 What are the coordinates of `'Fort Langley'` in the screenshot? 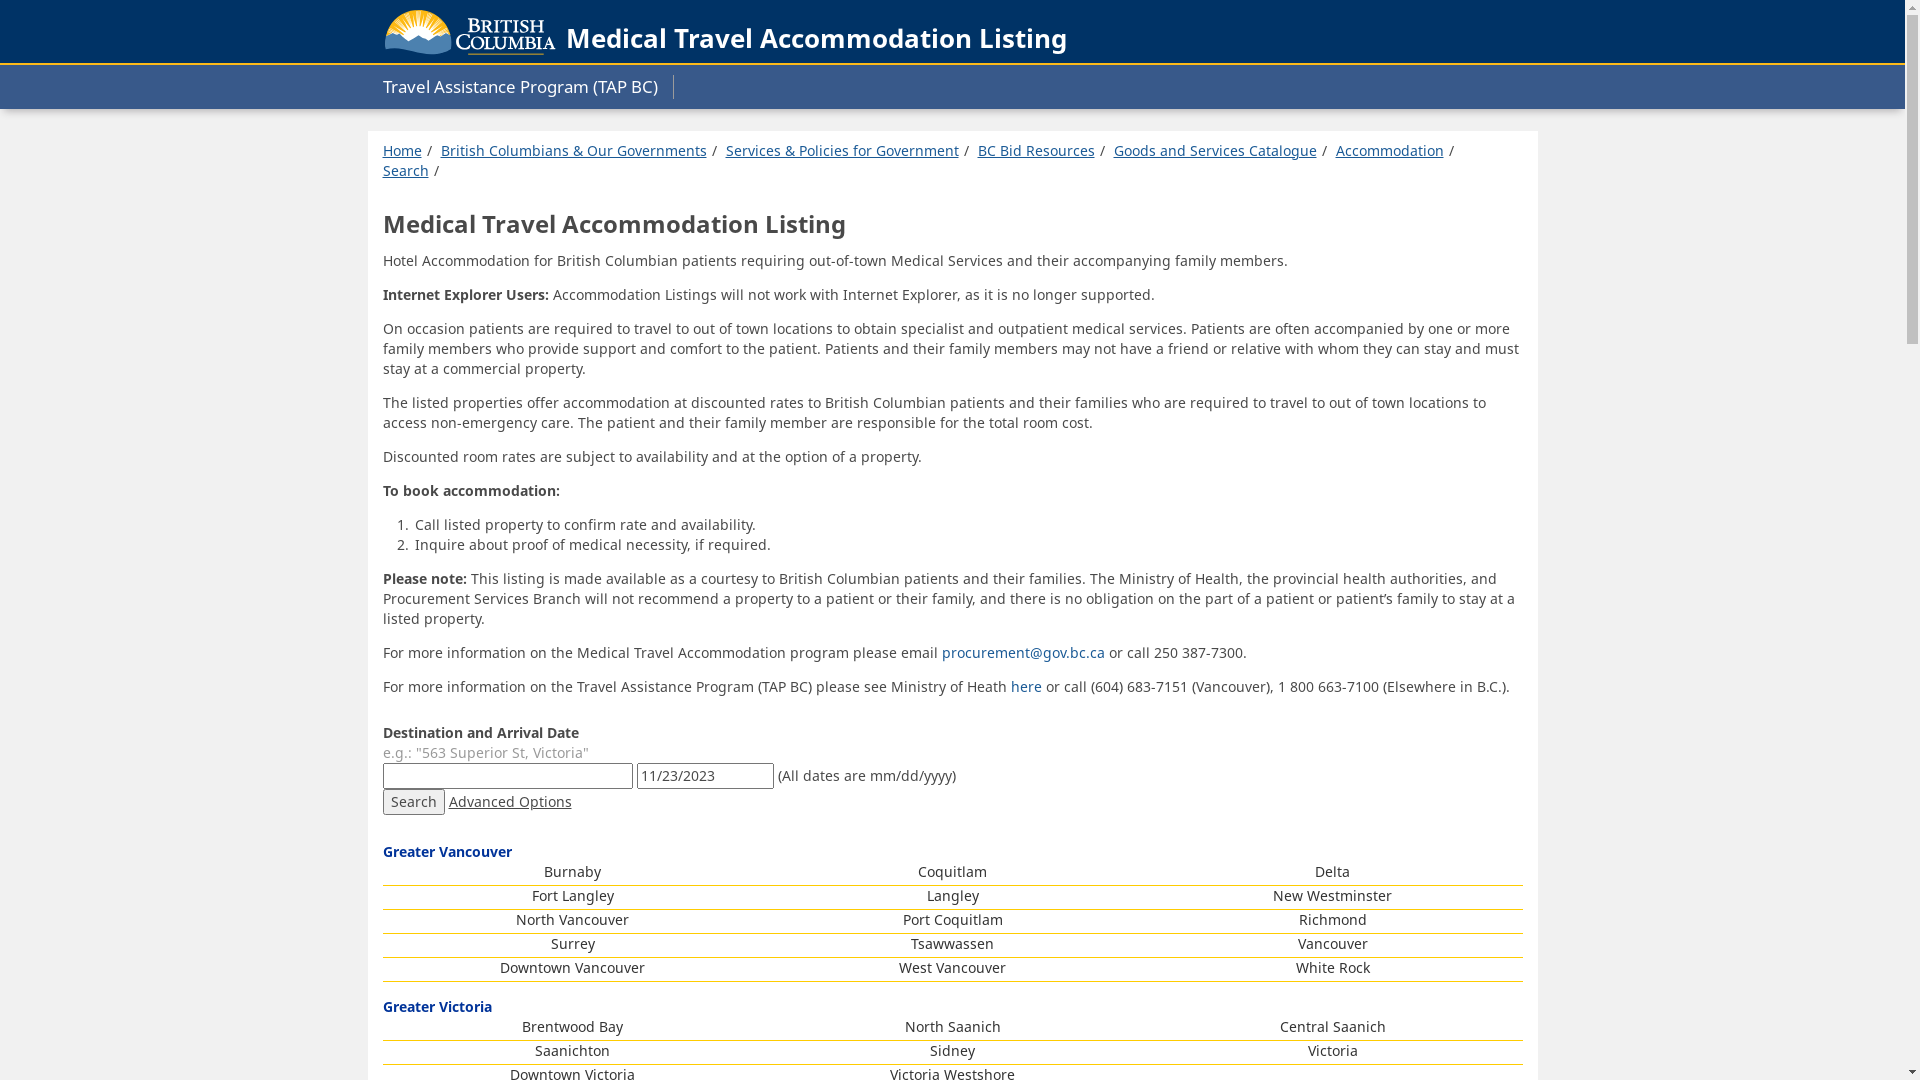 It's located at (532, 894).